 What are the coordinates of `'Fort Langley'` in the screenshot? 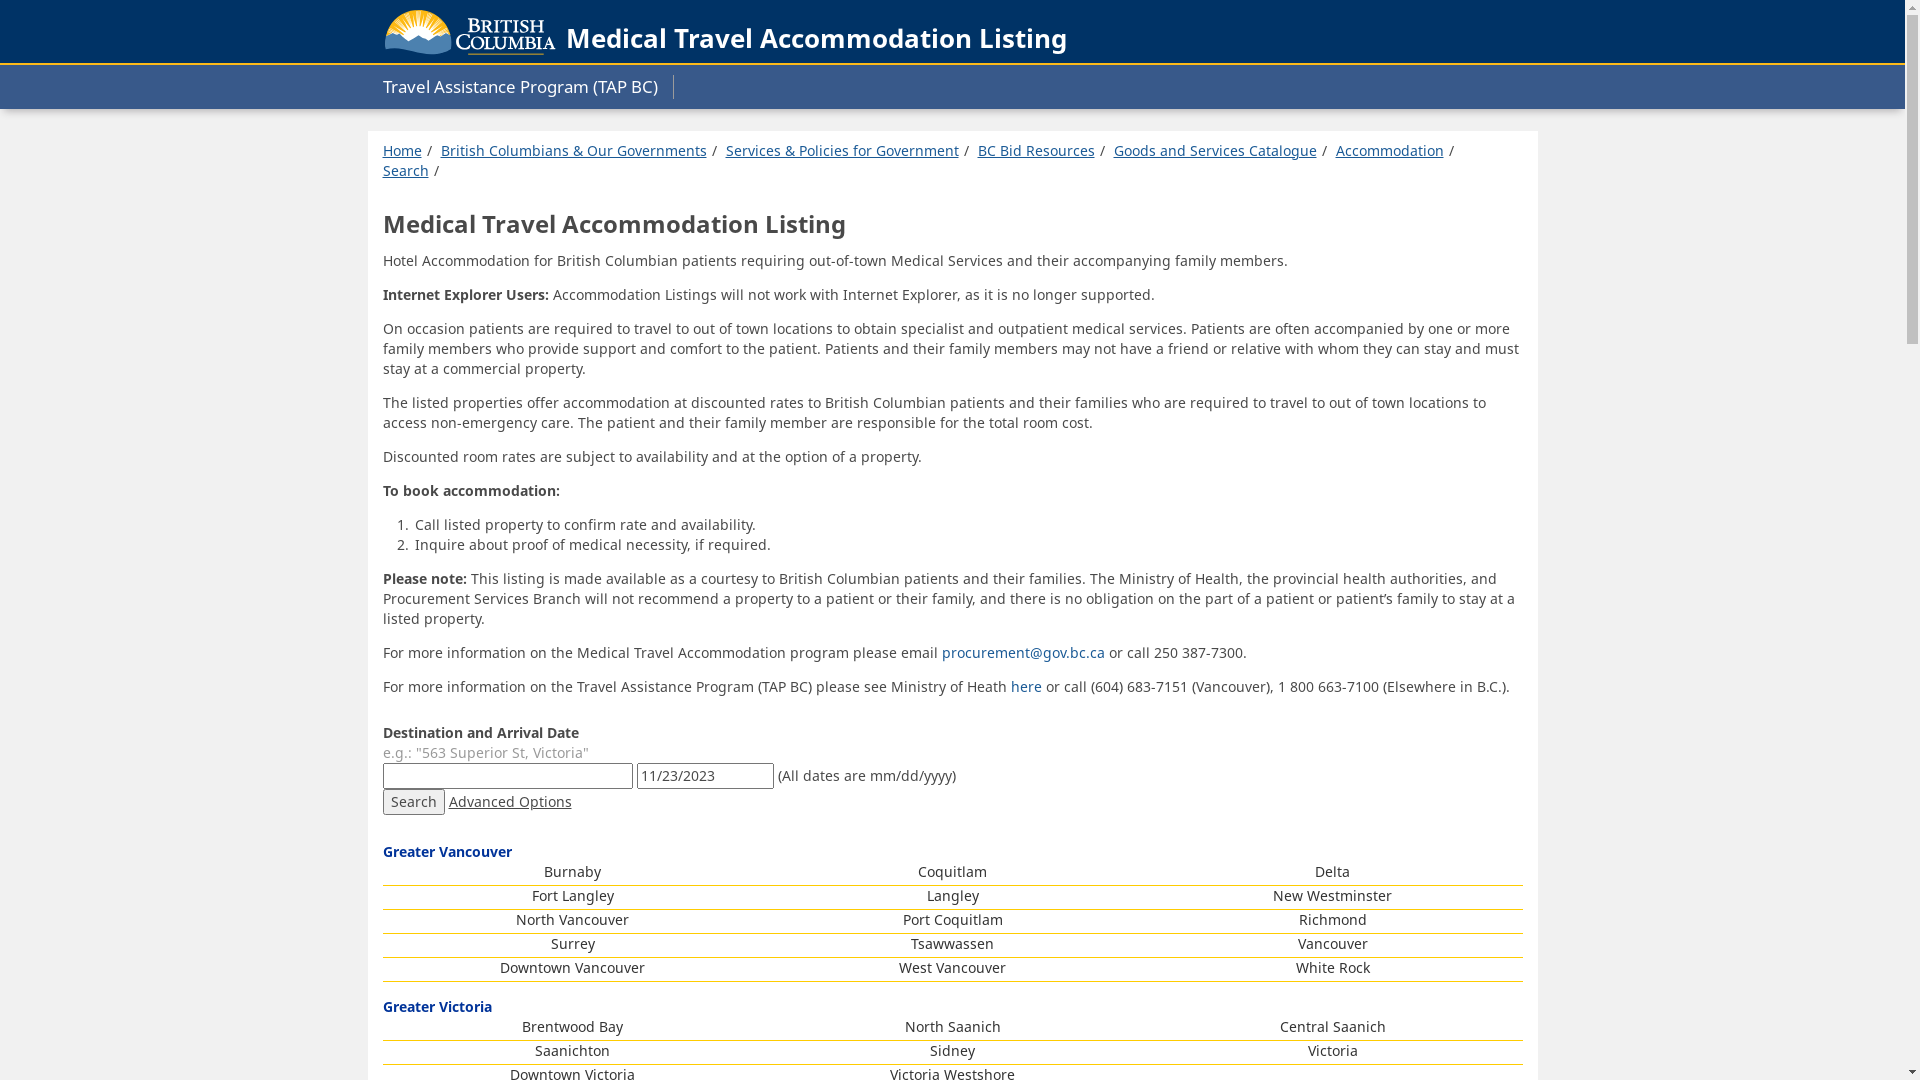 It's located at (532, 894).